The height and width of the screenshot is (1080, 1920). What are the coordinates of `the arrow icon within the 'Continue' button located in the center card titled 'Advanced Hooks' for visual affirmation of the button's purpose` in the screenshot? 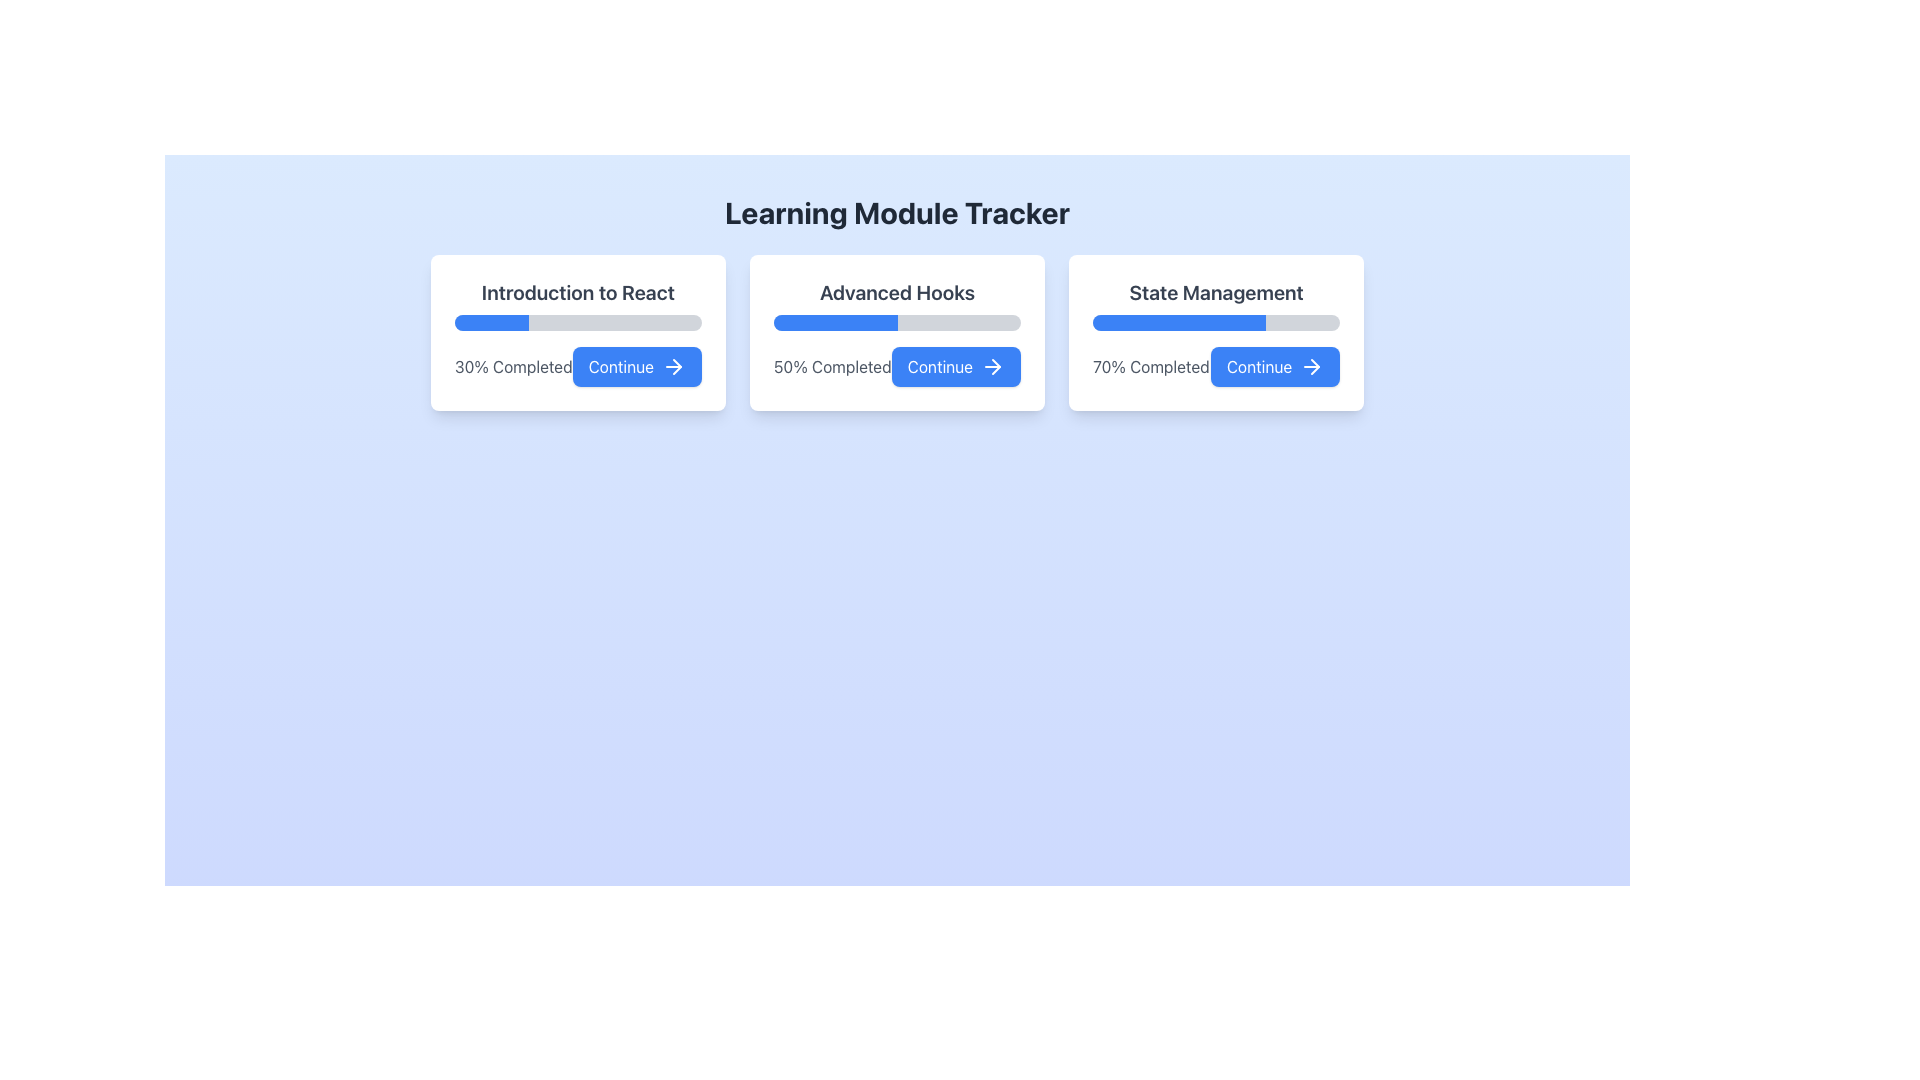 It's located at (993, 366).